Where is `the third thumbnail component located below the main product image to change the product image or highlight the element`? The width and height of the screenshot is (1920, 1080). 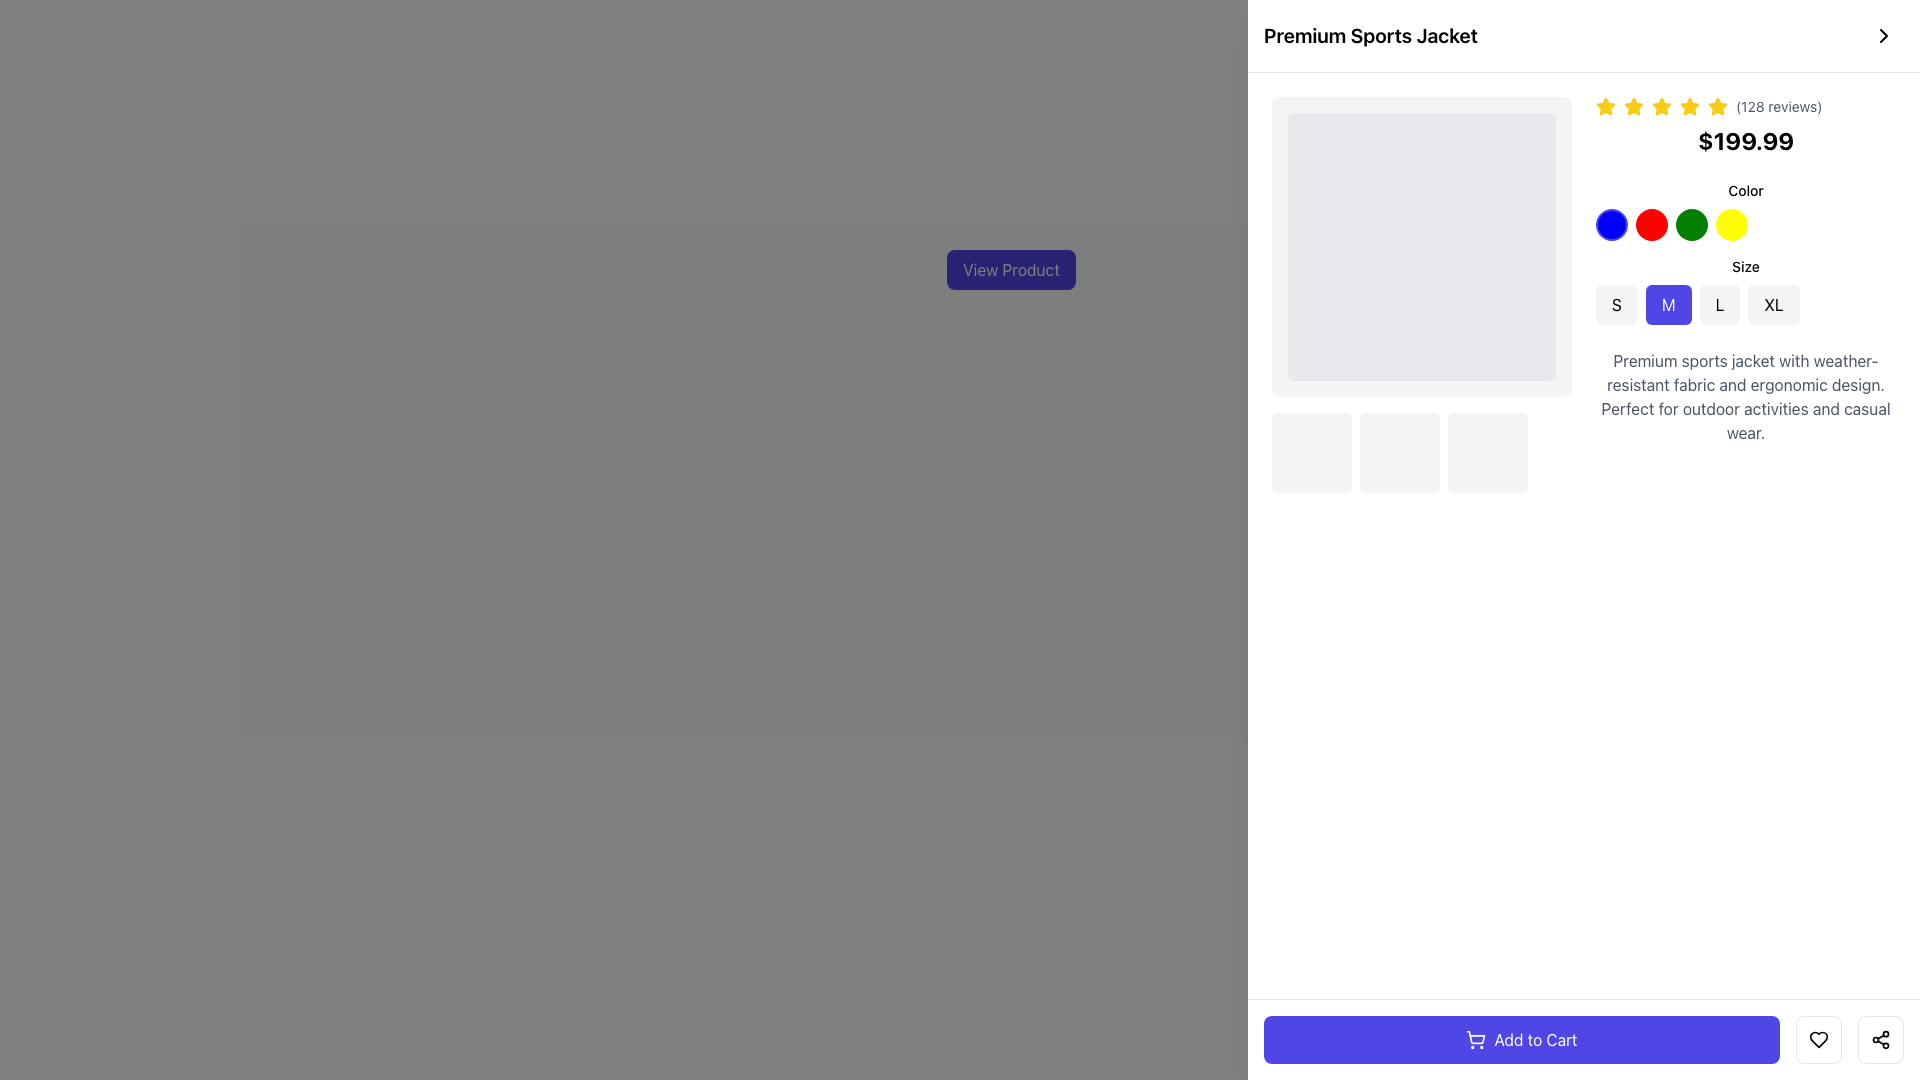
the third thumbnail component located below the main product image to change the product image or highlight the element is located at coordinates (1488, 452).